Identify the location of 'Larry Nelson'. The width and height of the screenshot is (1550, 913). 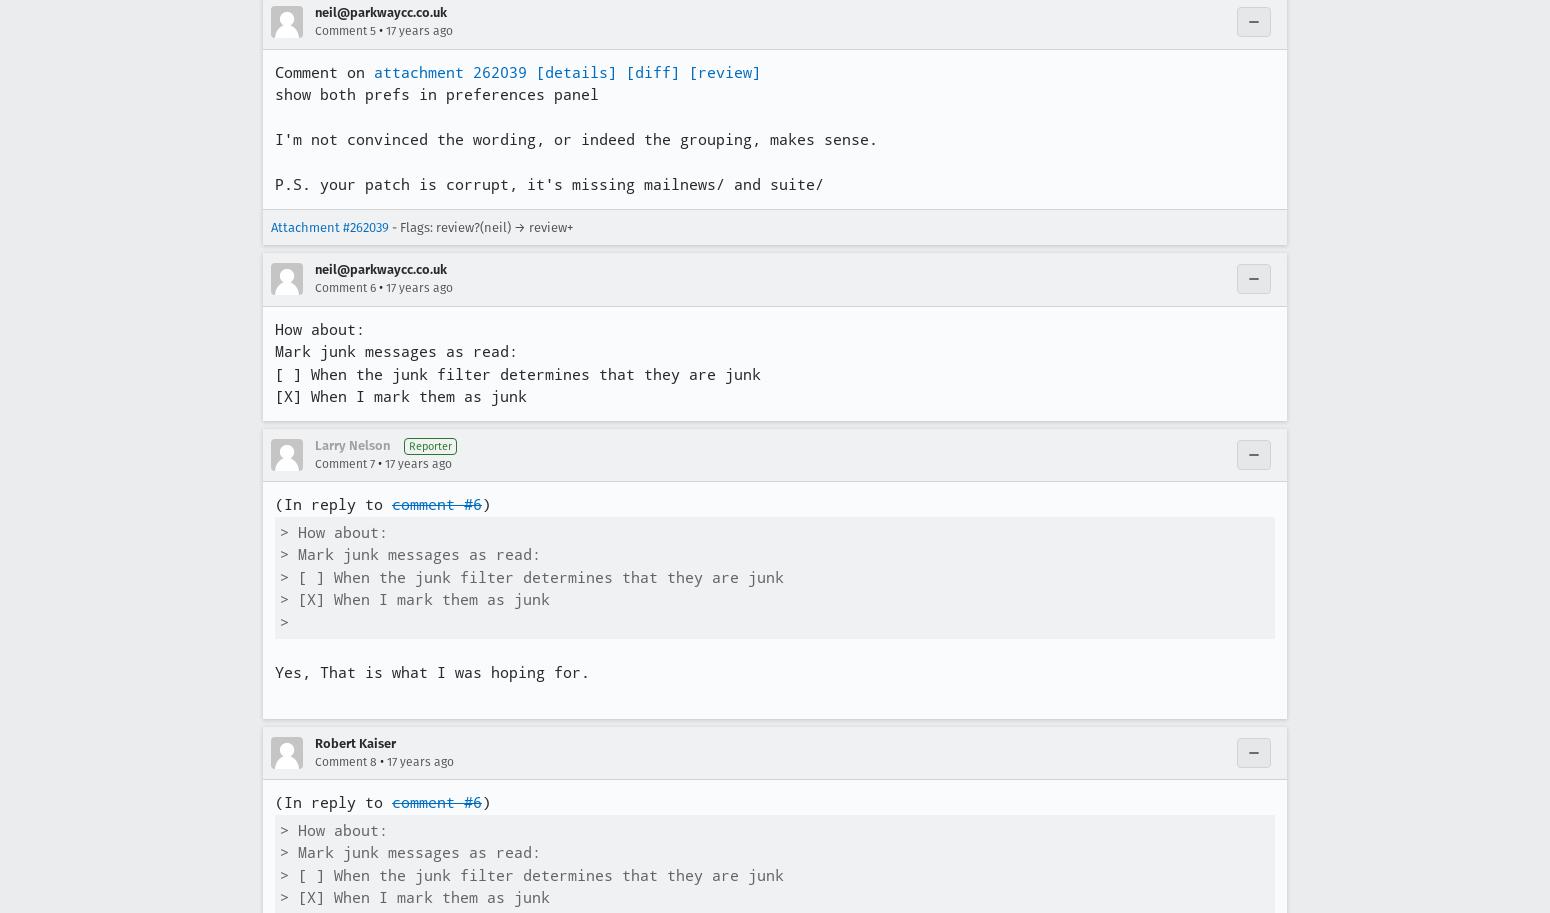
(351, 444).